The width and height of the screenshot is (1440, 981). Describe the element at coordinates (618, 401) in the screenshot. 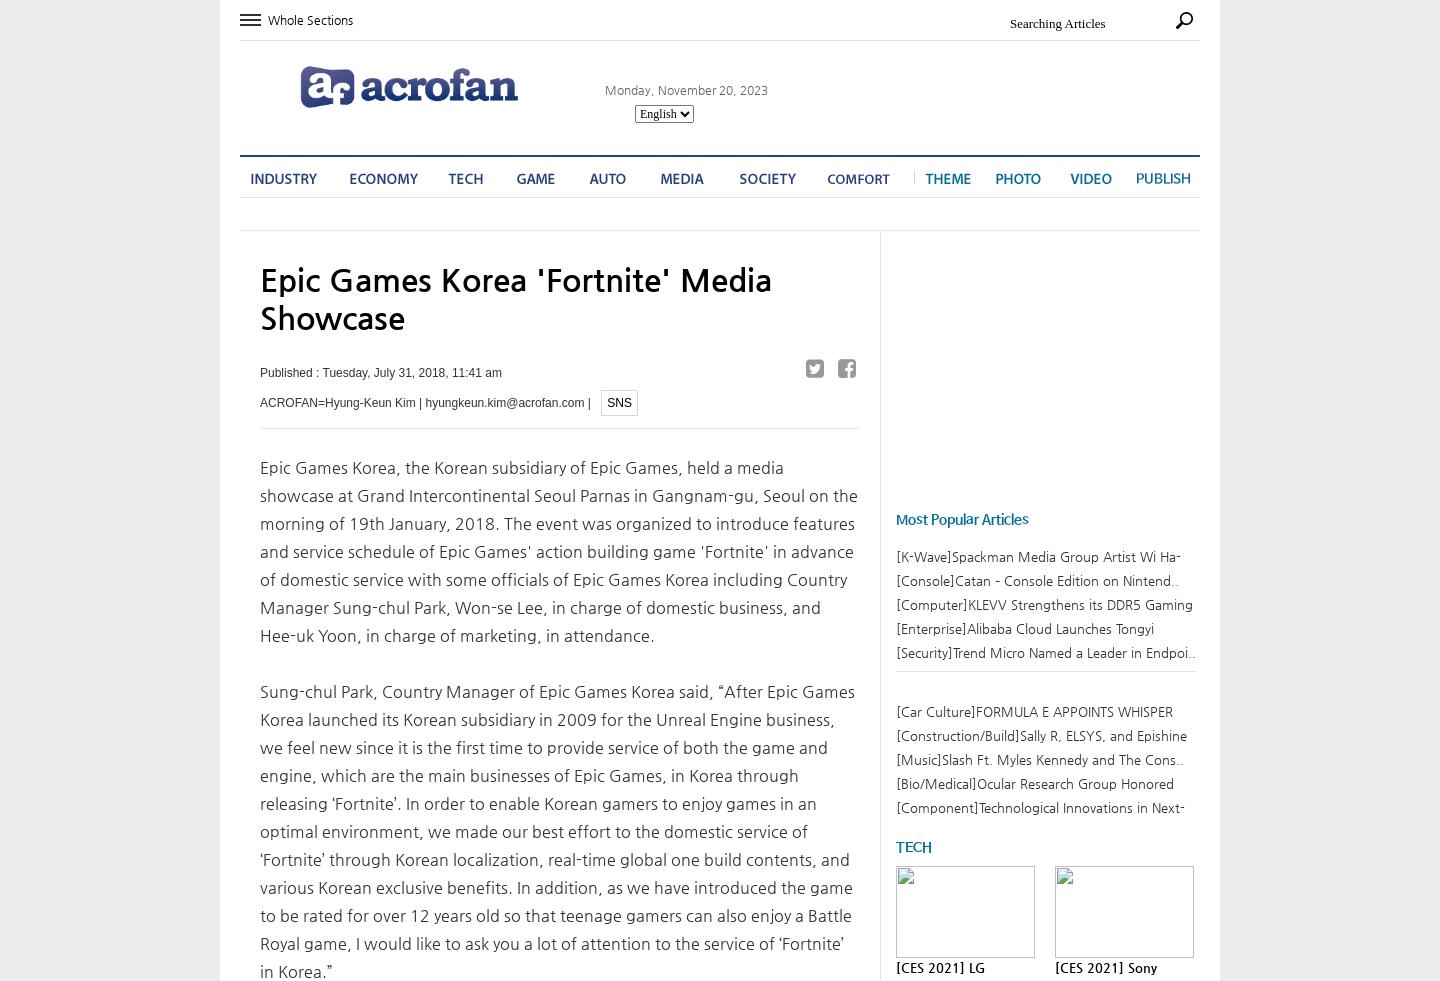

I see `'SNS'` at that location.